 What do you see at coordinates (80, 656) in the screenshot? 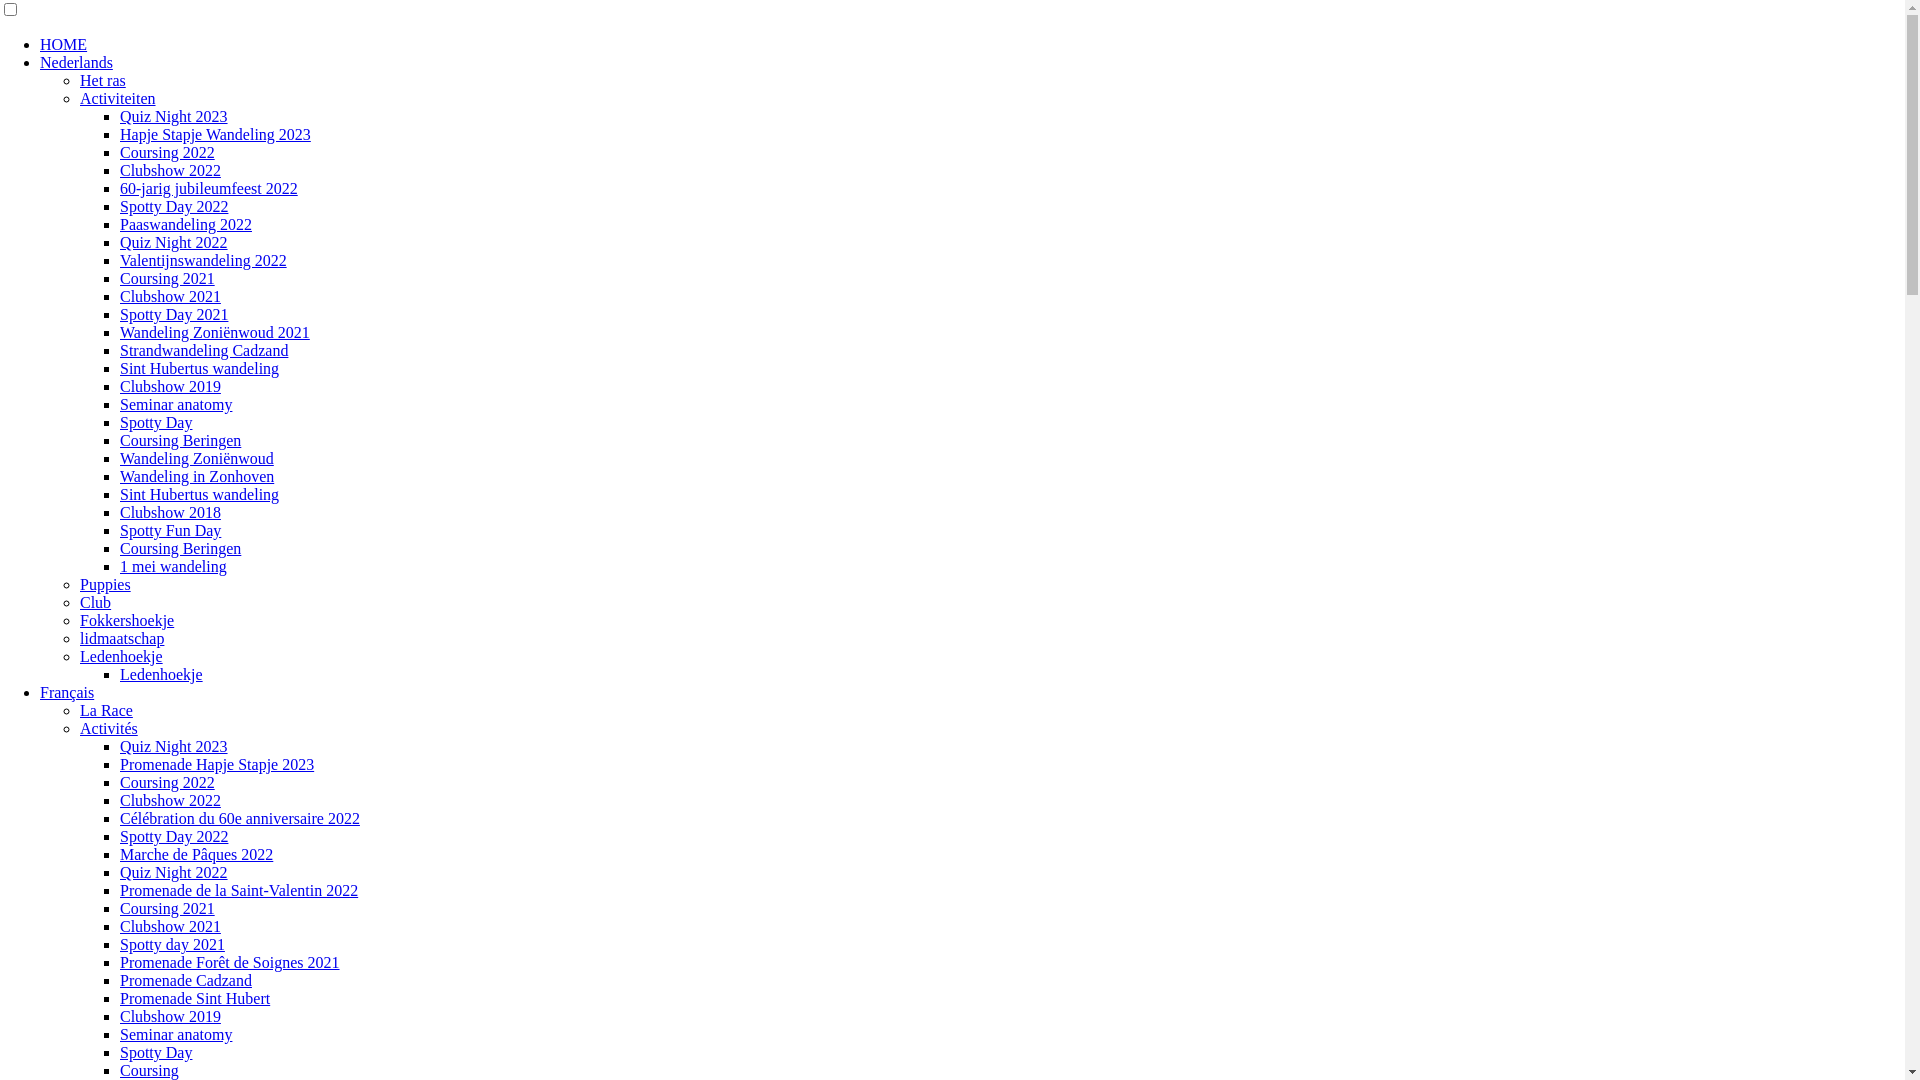
I see `'Ledenhoekje'` at bounding box center [80, 656].